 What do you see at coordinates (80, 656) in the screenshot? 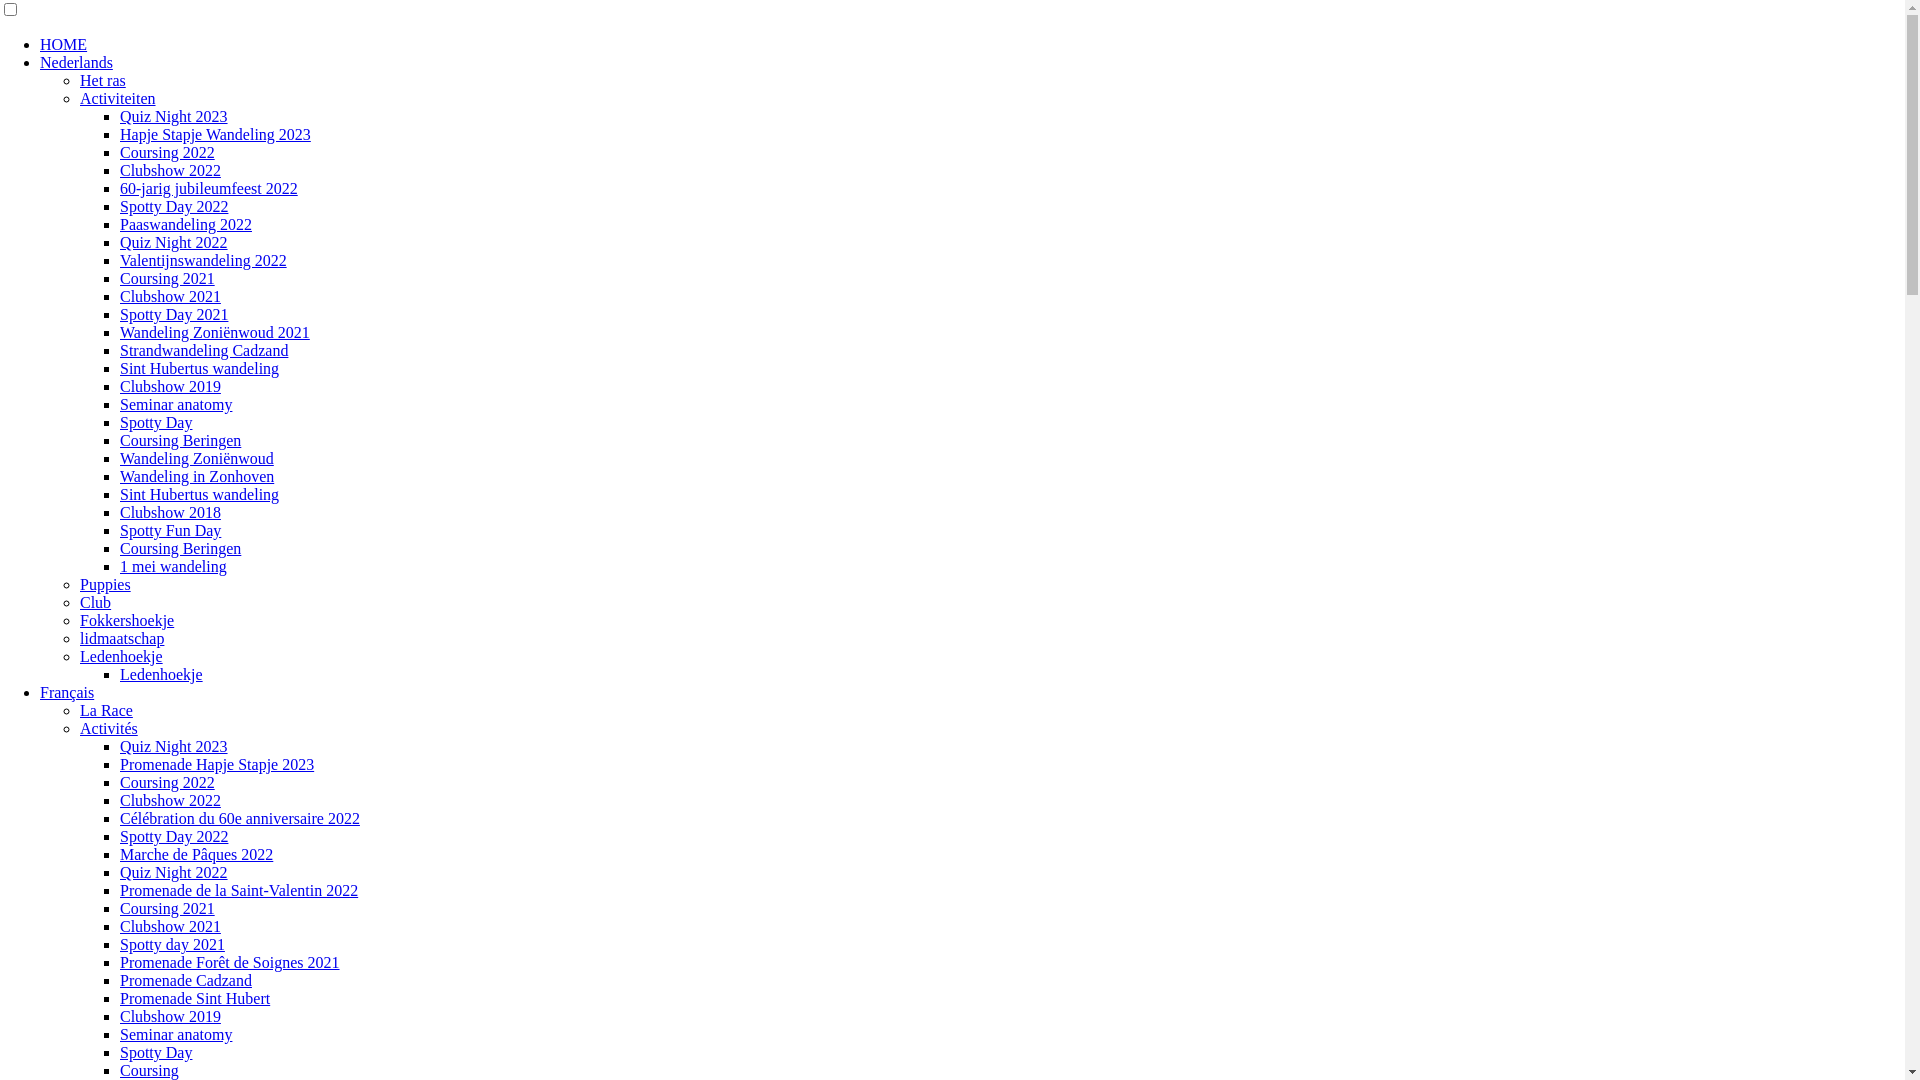
I see `'Ledenhoekje'` at bounding box center [80, 656].